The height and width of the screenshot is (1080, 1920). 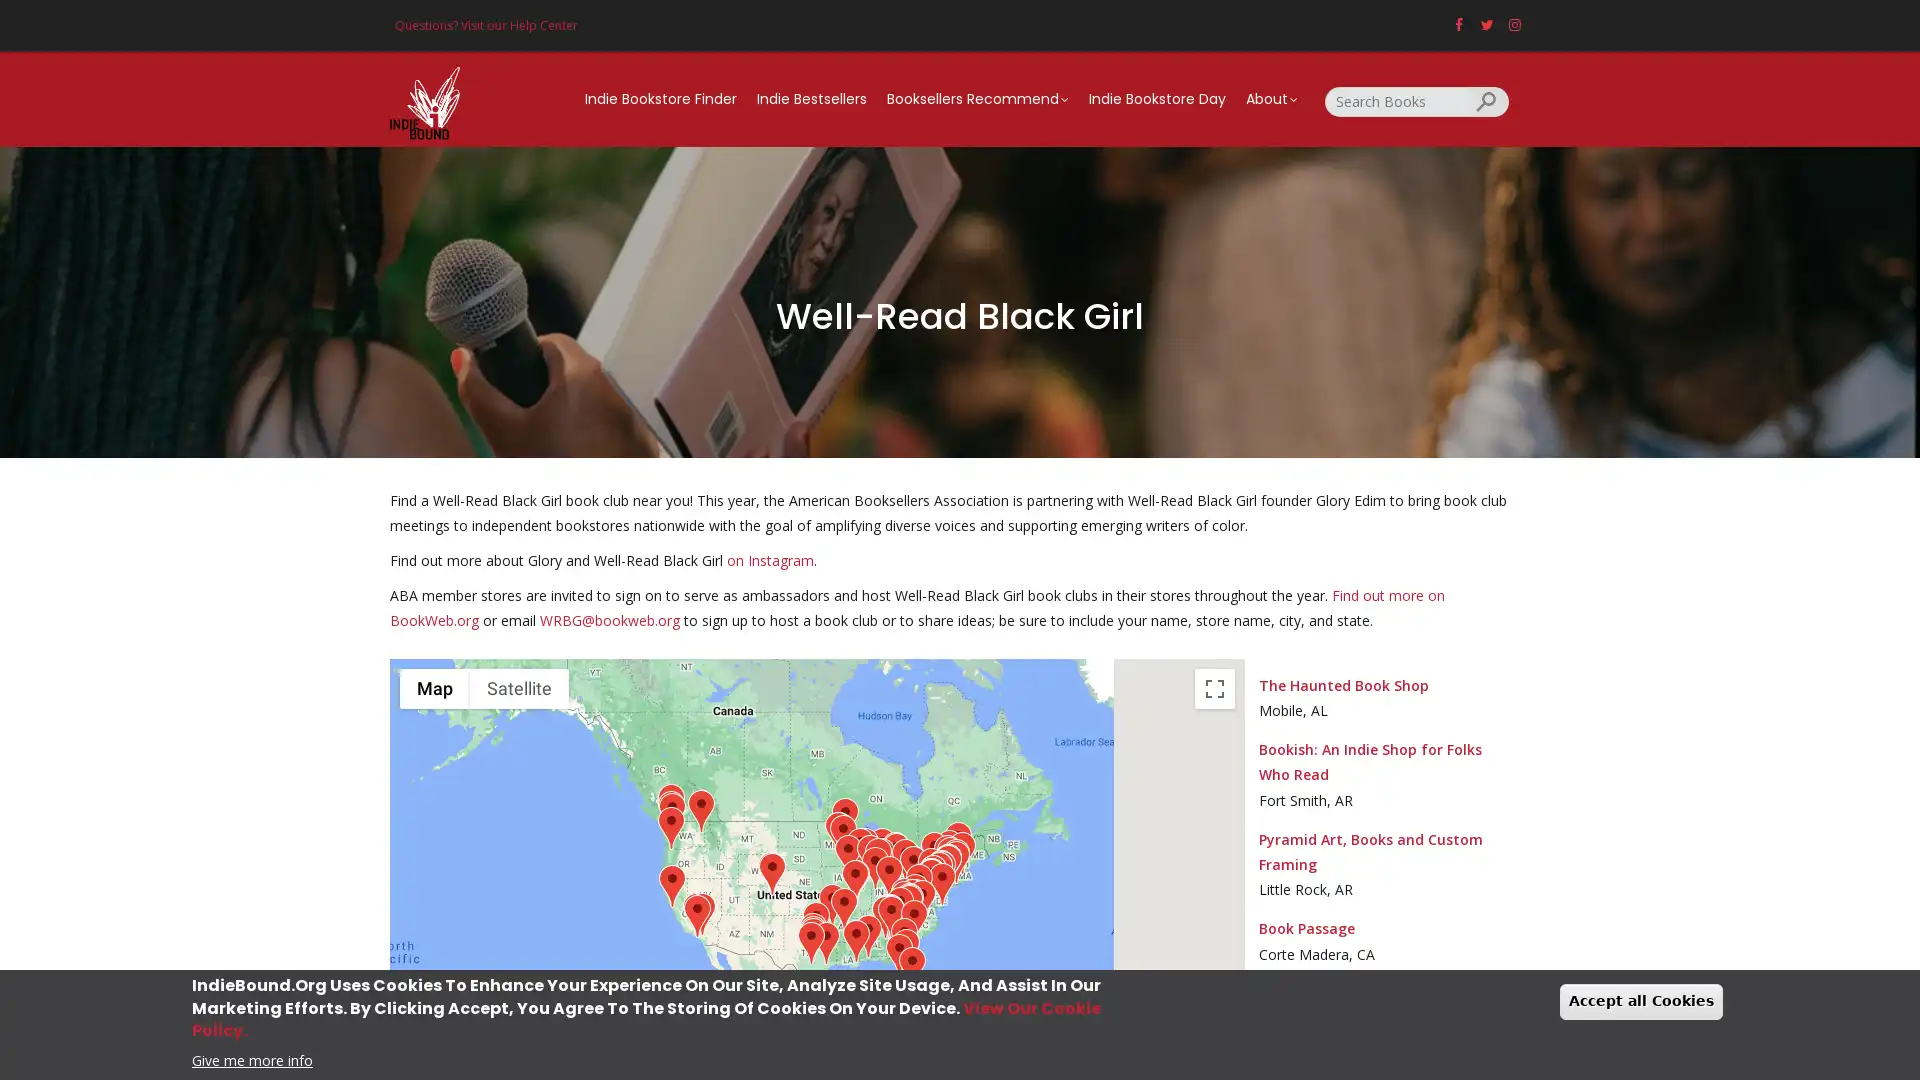 I want to click on Bookish: An Indie Shop for Folks Who Read, so click(x=831, y=904).